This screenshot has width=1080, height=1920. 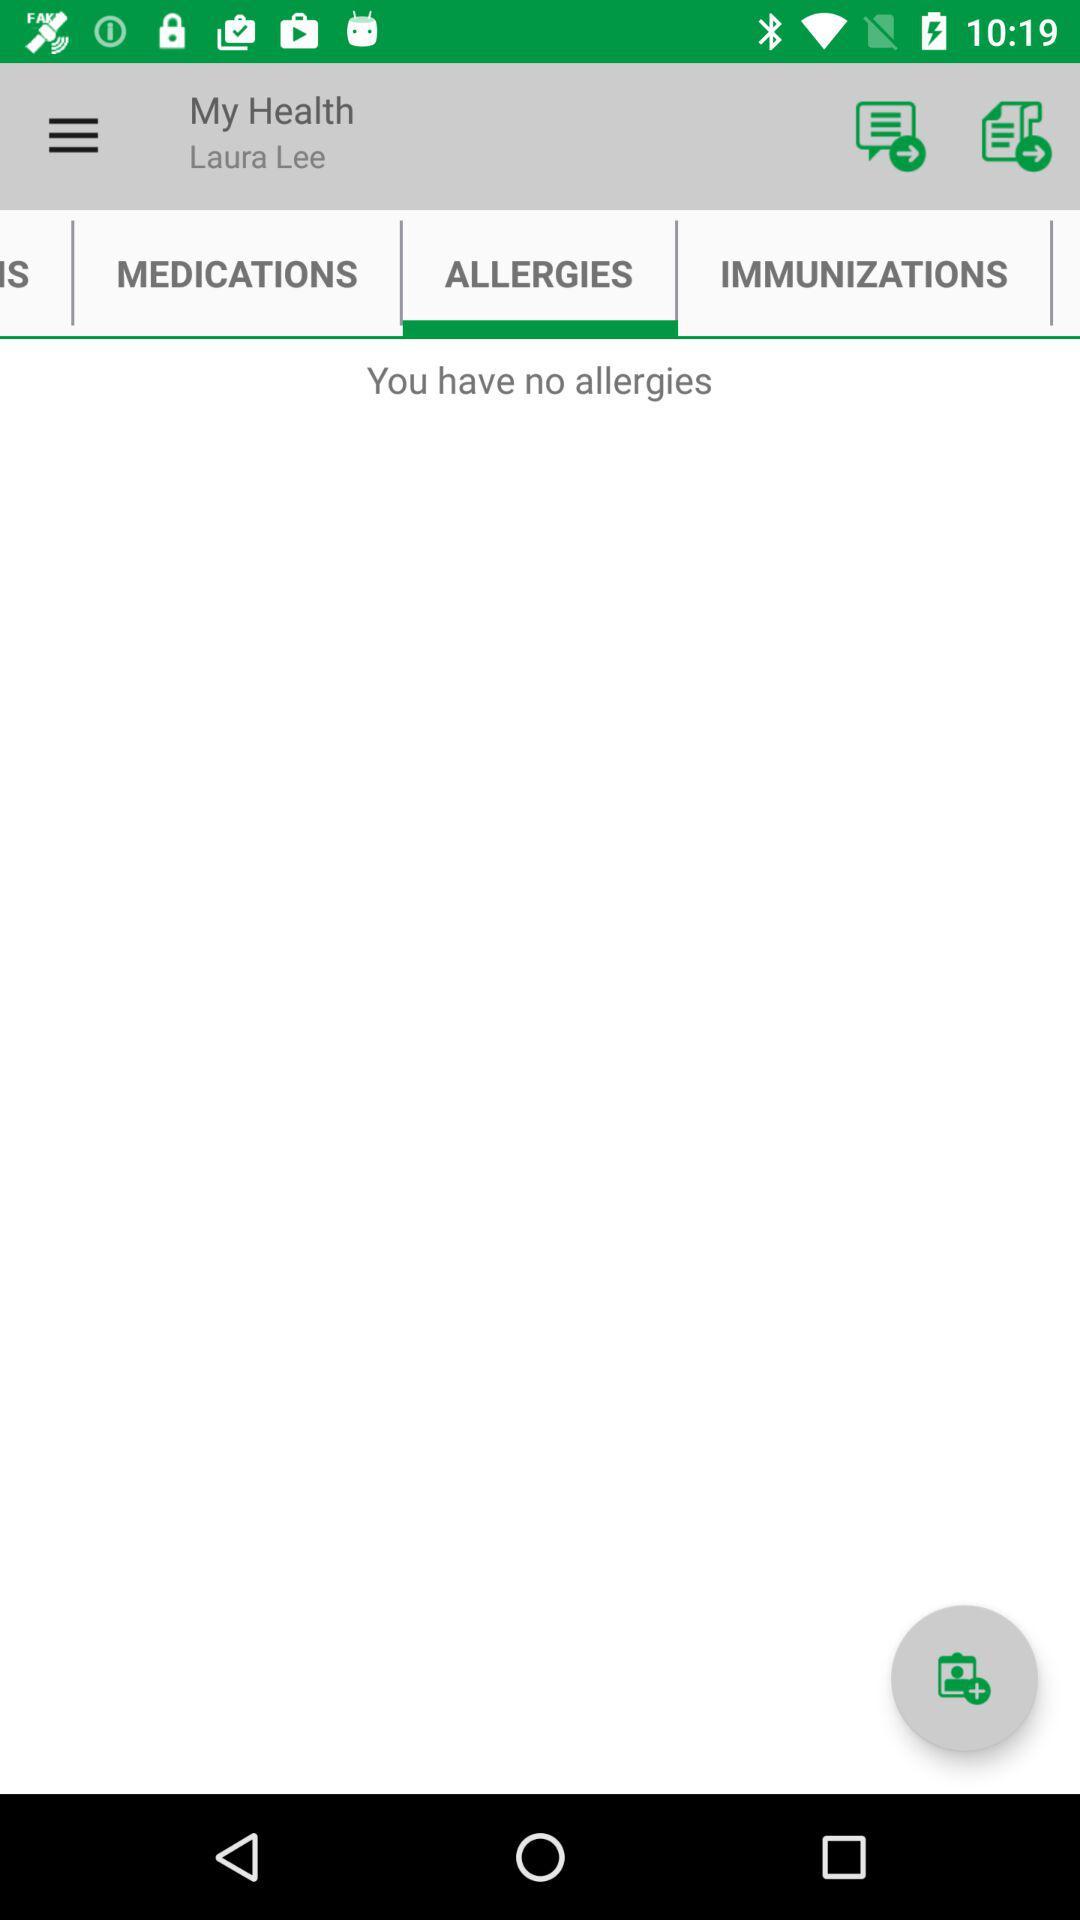 What do you see at coordinates (72, 135) in the screenshot?
I see `icon above the conditions item` at bounding box center [72, 135].